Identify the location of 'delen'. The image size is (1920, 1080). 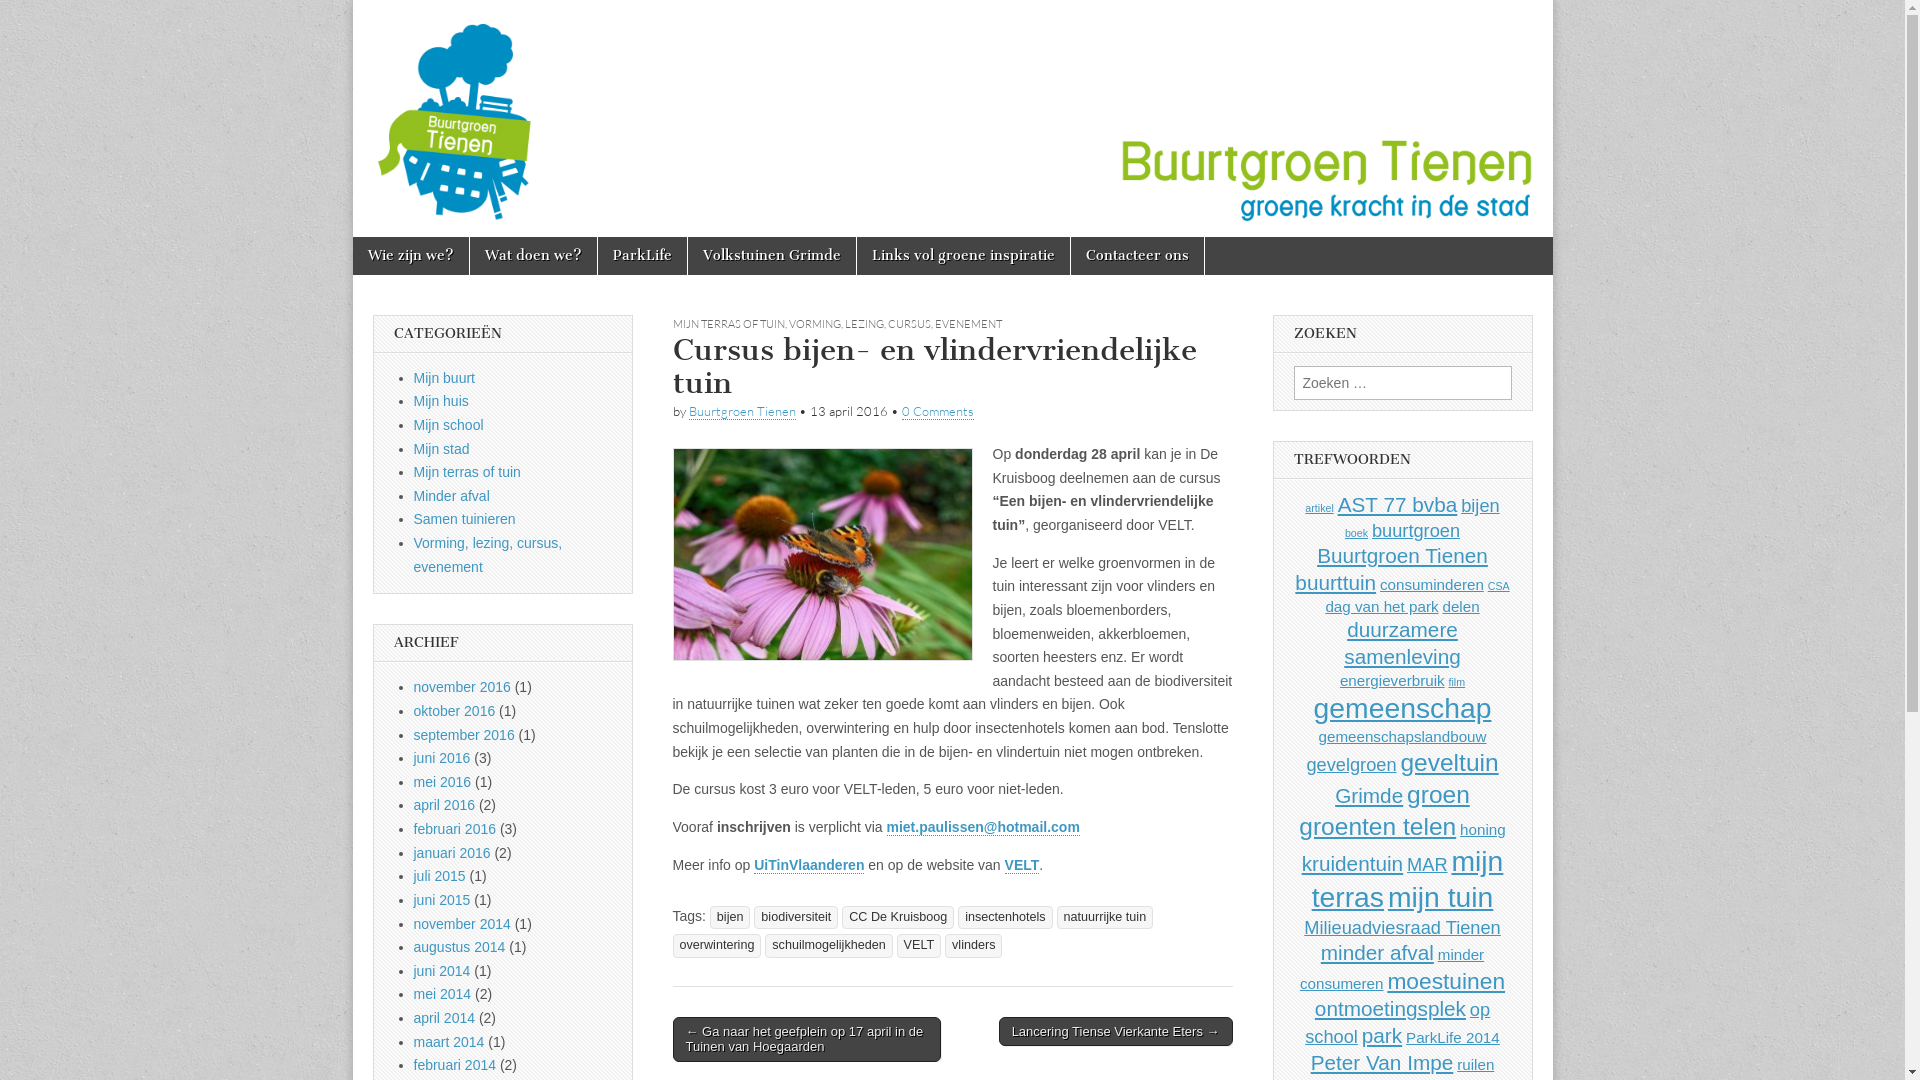
(1460, 605).